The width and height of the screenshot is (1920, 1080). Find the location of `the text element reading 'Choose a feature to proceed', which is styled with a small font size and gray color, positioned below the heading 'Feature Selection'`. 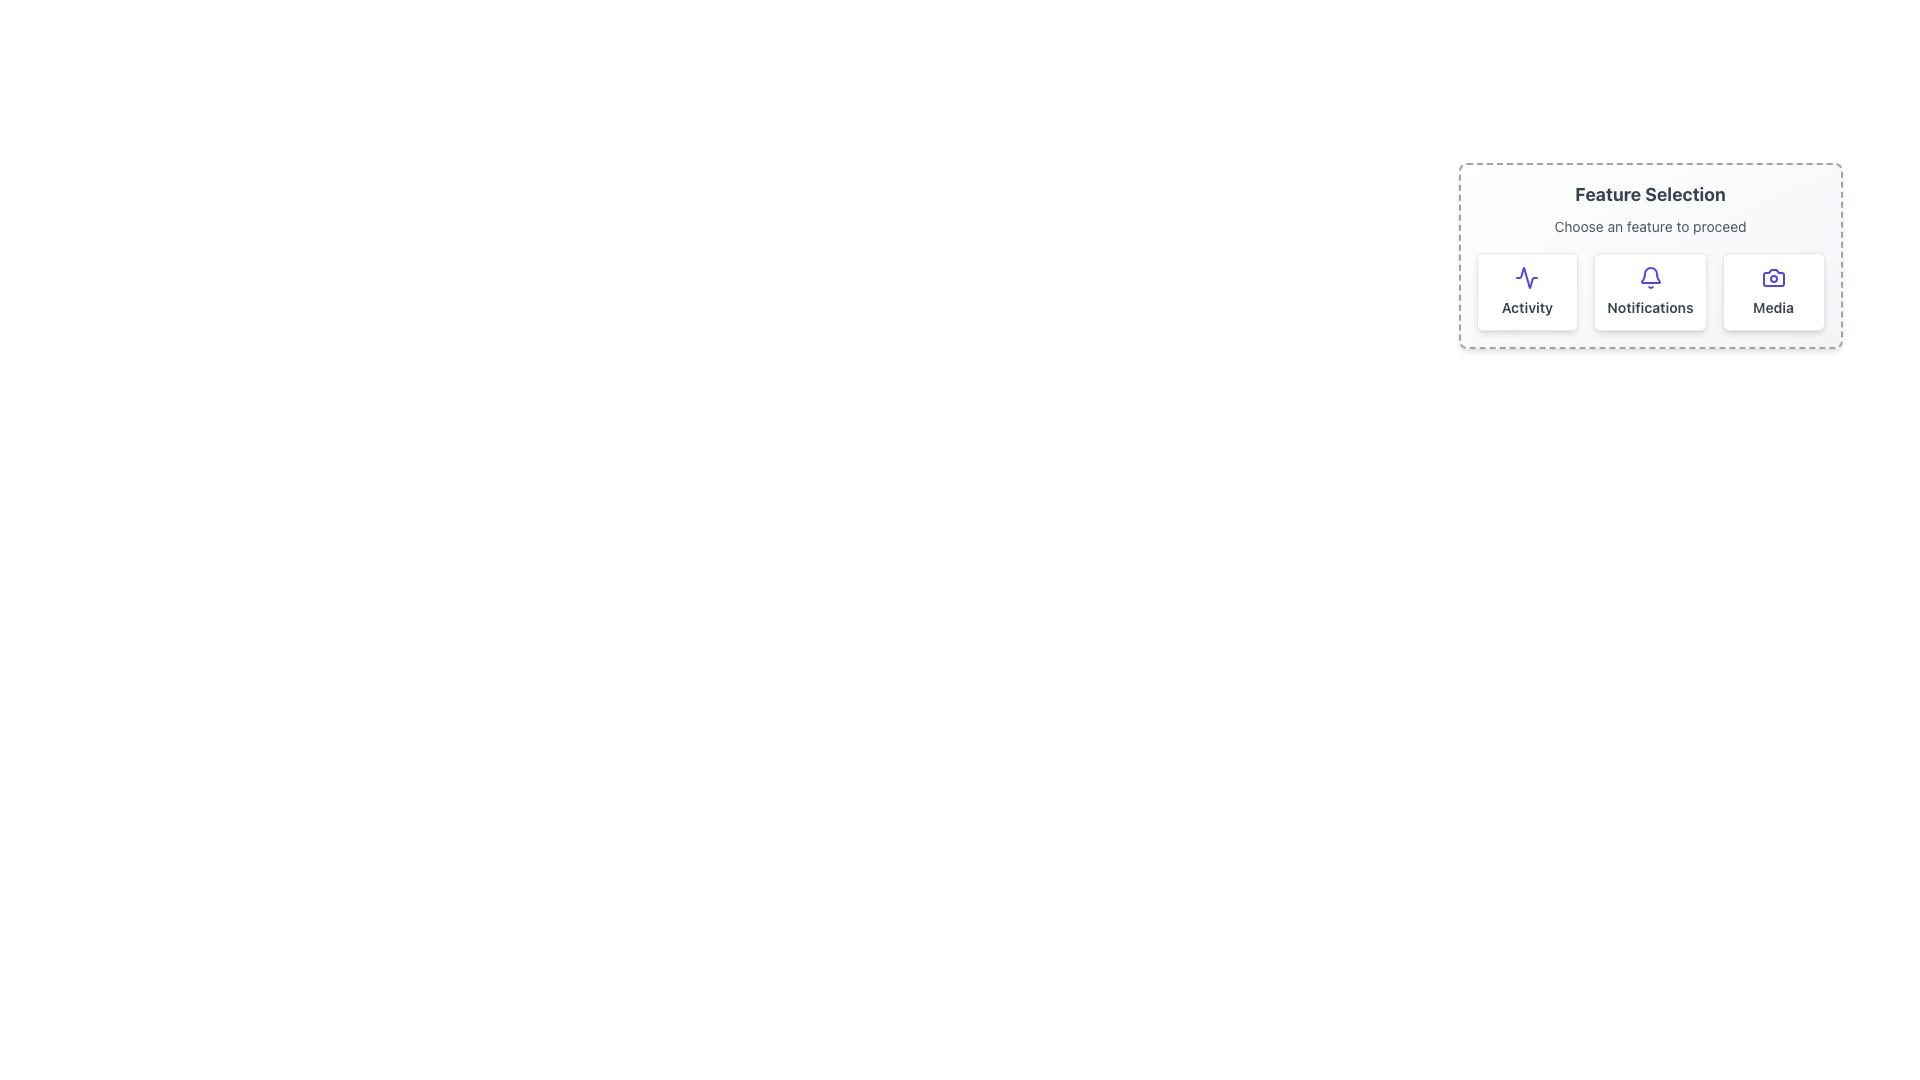

the text element reading 'Choose a feature to proceed', which is styled with a small font size and gray color, positioned below the heading 'Feature Selection' is located at coordinates (1650, 226).